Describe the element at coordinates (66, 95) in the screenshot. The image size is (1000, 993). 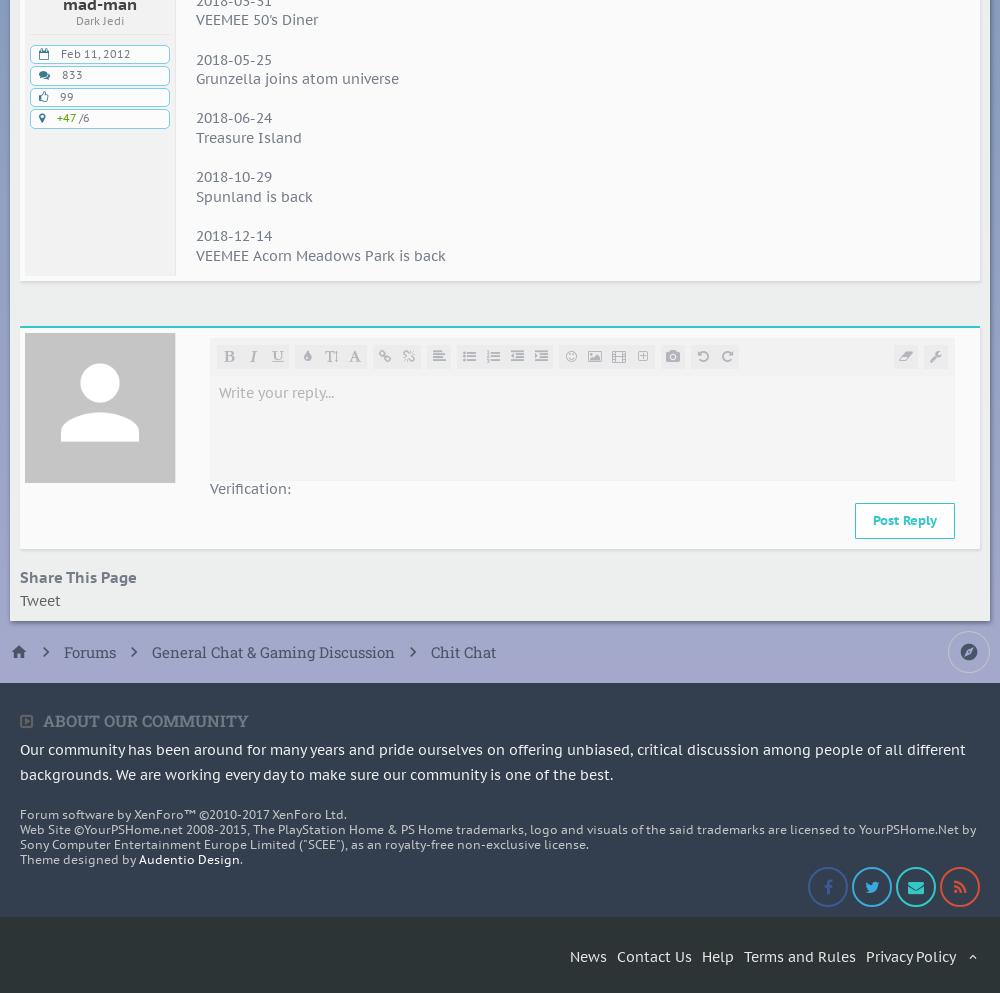
I see `'99'` at that location.